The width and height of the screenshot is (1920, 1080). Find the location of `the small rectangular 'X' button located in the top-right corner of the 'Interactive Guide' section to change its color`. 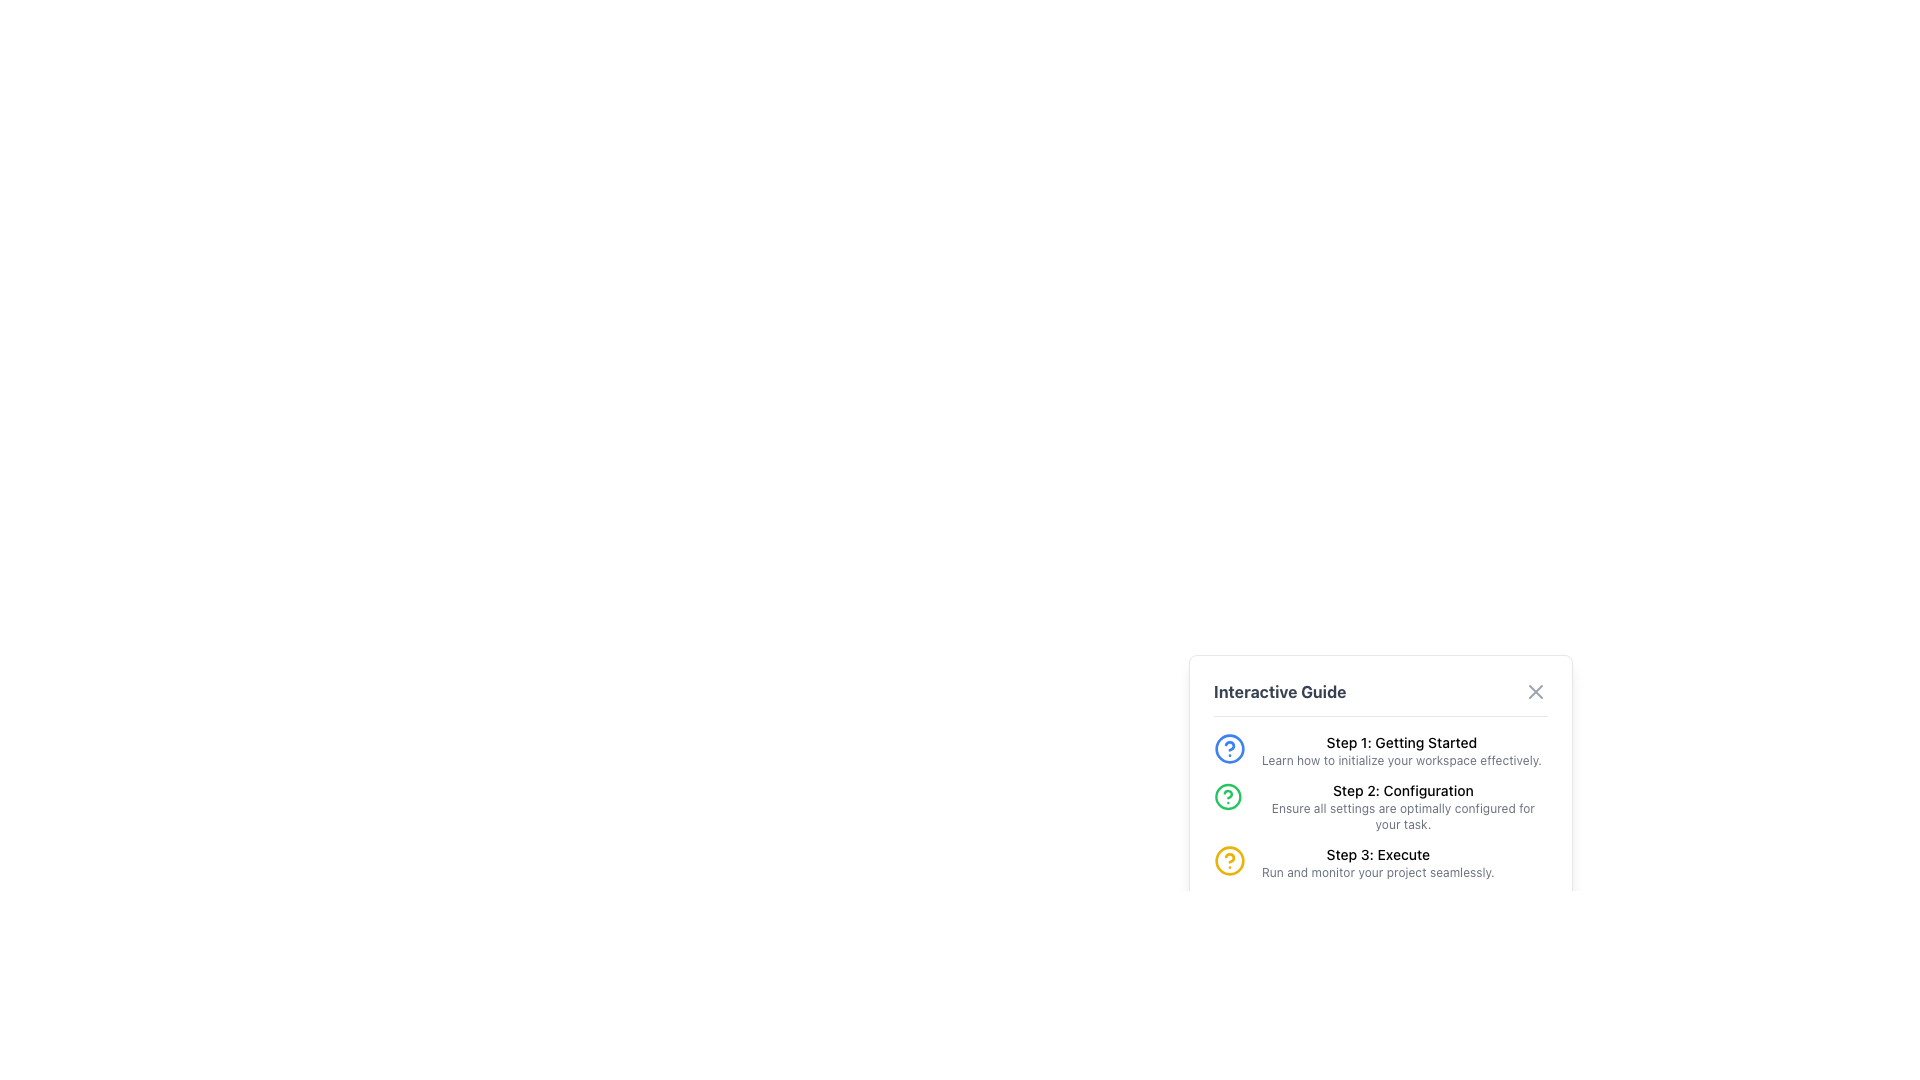

the small rectangular 'X' button located in the top-right corner of the 'Interactive Guide' section to change its color is located at coordinates (1535, 690).